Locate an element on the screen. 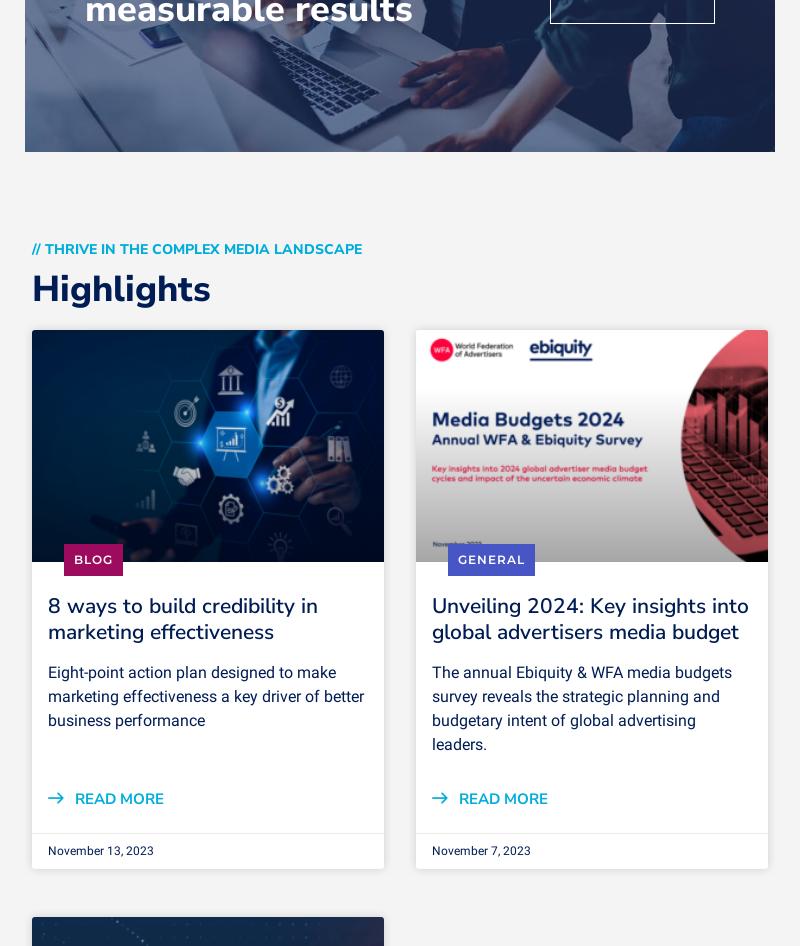 The height and width of the screenshot is (946, 800). 'Eight-point action plan designed to make marketing effectiveness a key driver of better business performance' is located at coordinates (206, 695).